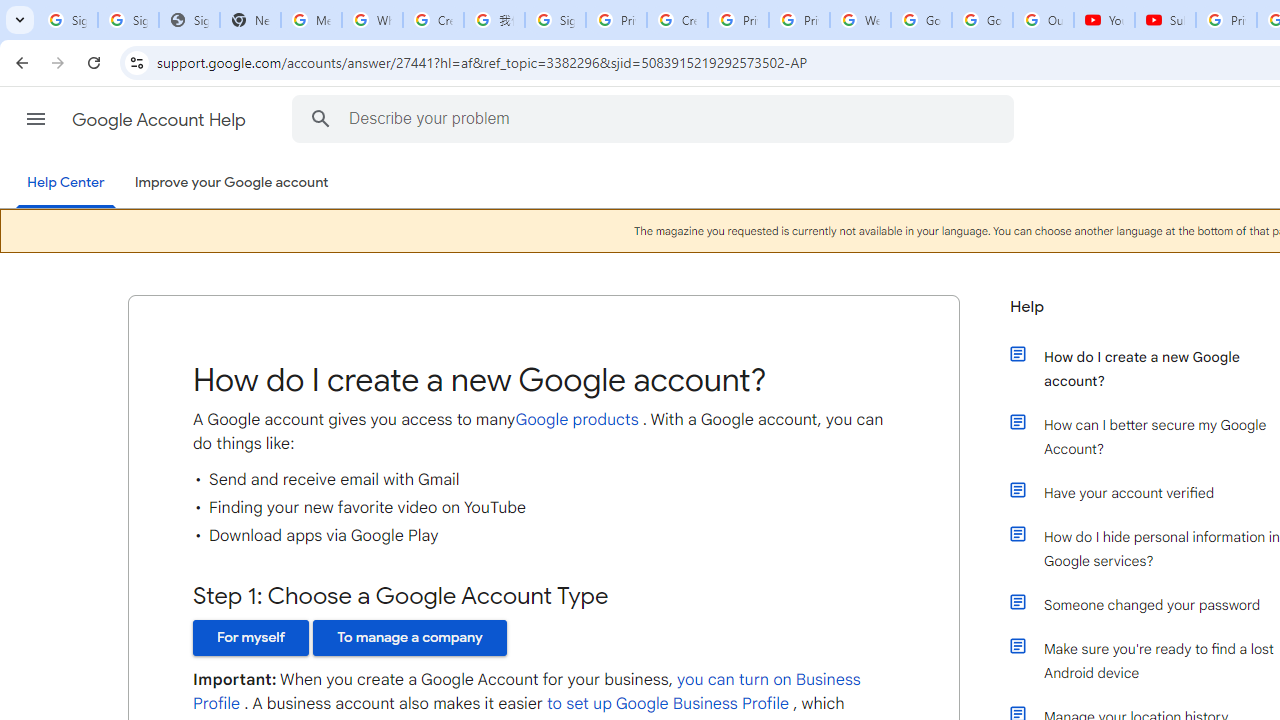 The height and width of the screenshot is (720, 1280). What do you see at coordinates (93, 61) in the screenshot?
I see `'Reload'` at bounding box center [93, 61].